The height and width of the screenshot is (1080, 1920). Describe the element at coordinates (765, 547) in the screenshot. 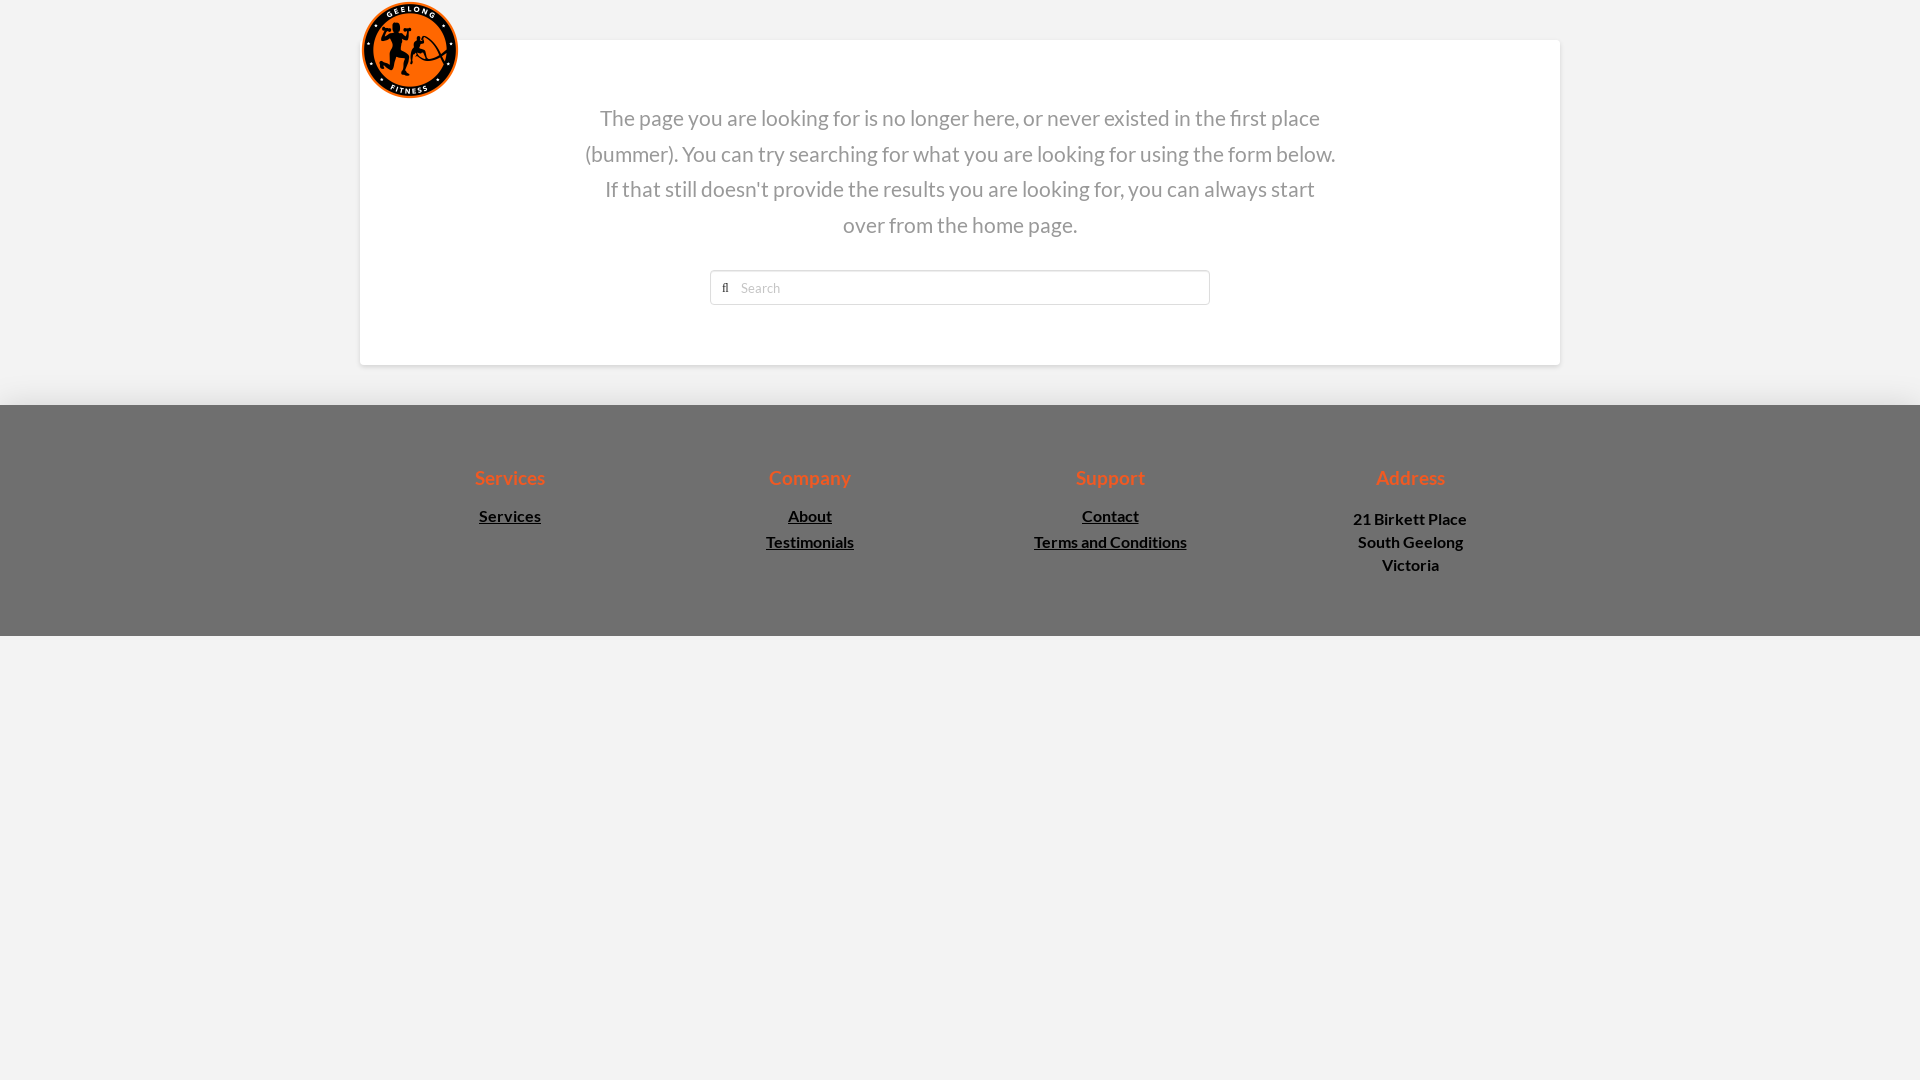

I see `'Testimonials'` at that location.